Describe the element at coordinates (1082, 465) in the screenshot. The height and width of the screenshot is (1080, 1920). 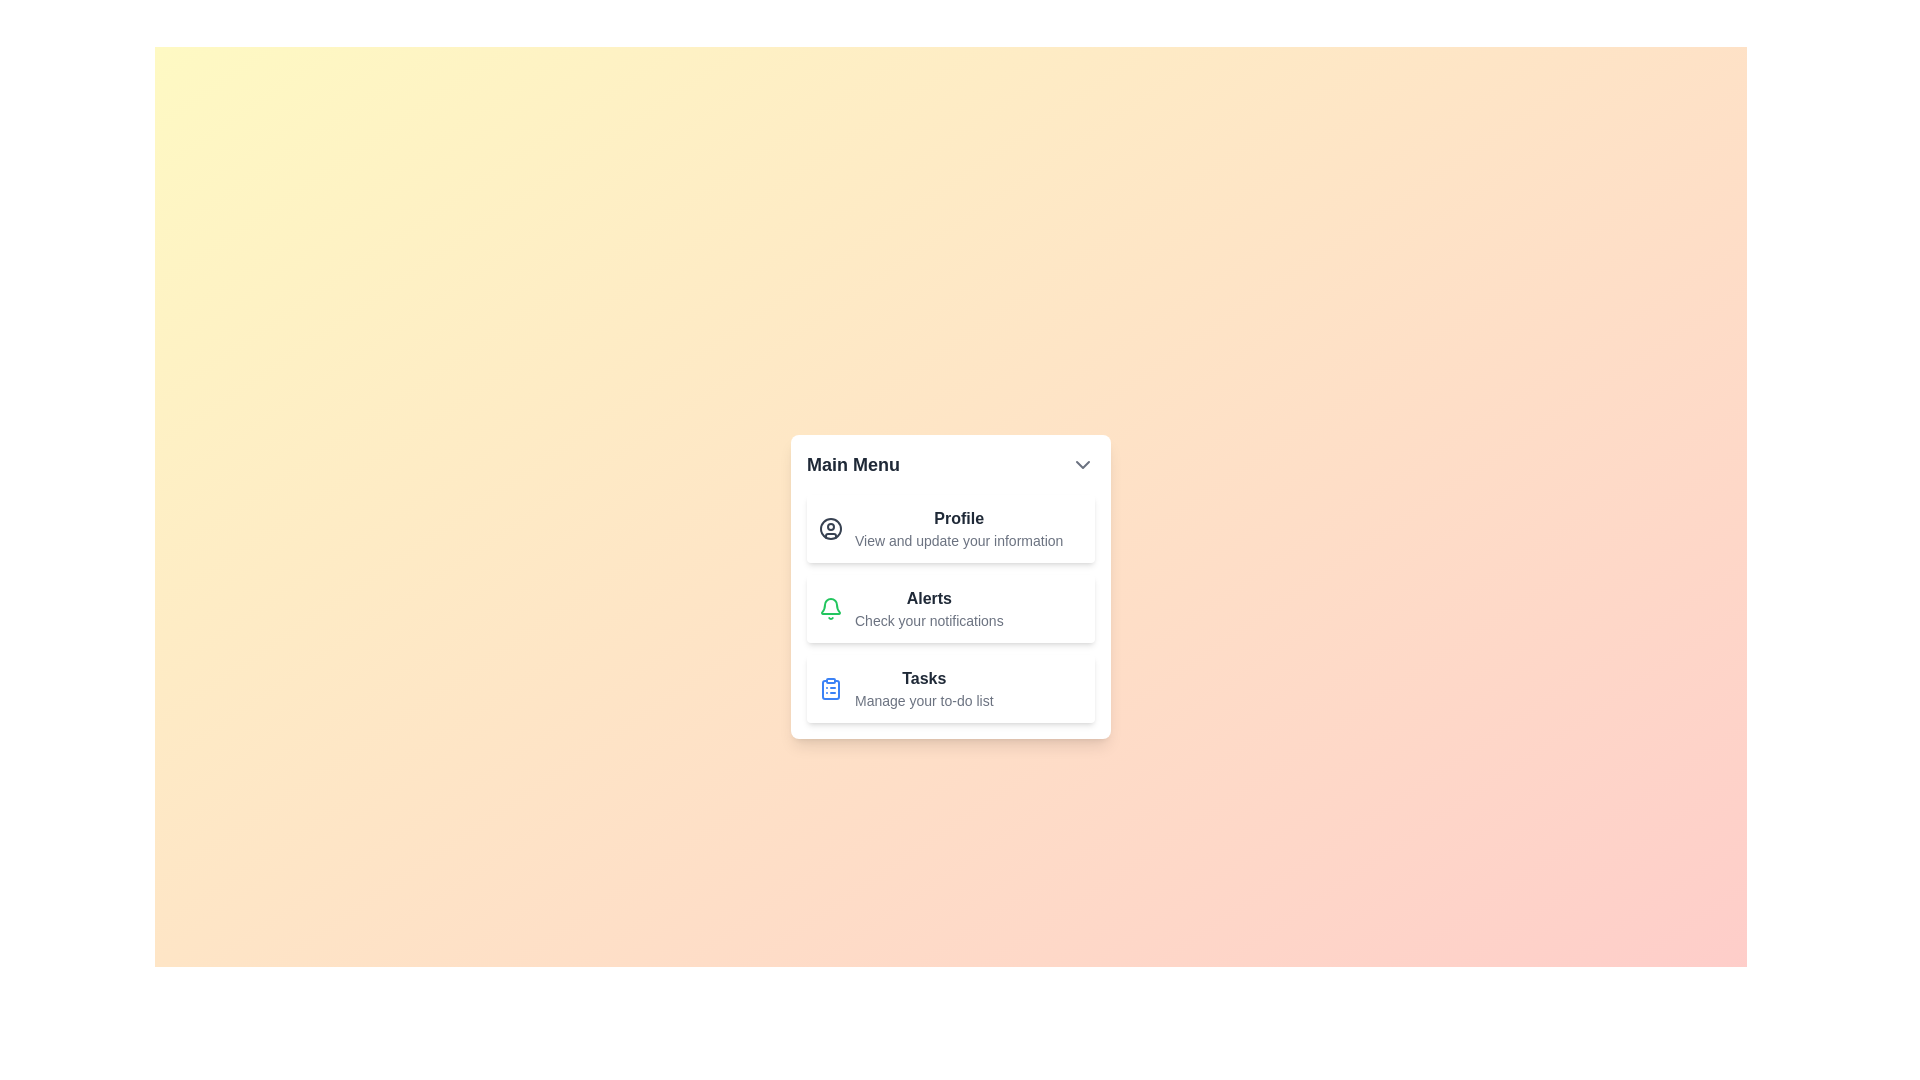
I see `the expand/collapse button to toggle the menu visibility` at that location.